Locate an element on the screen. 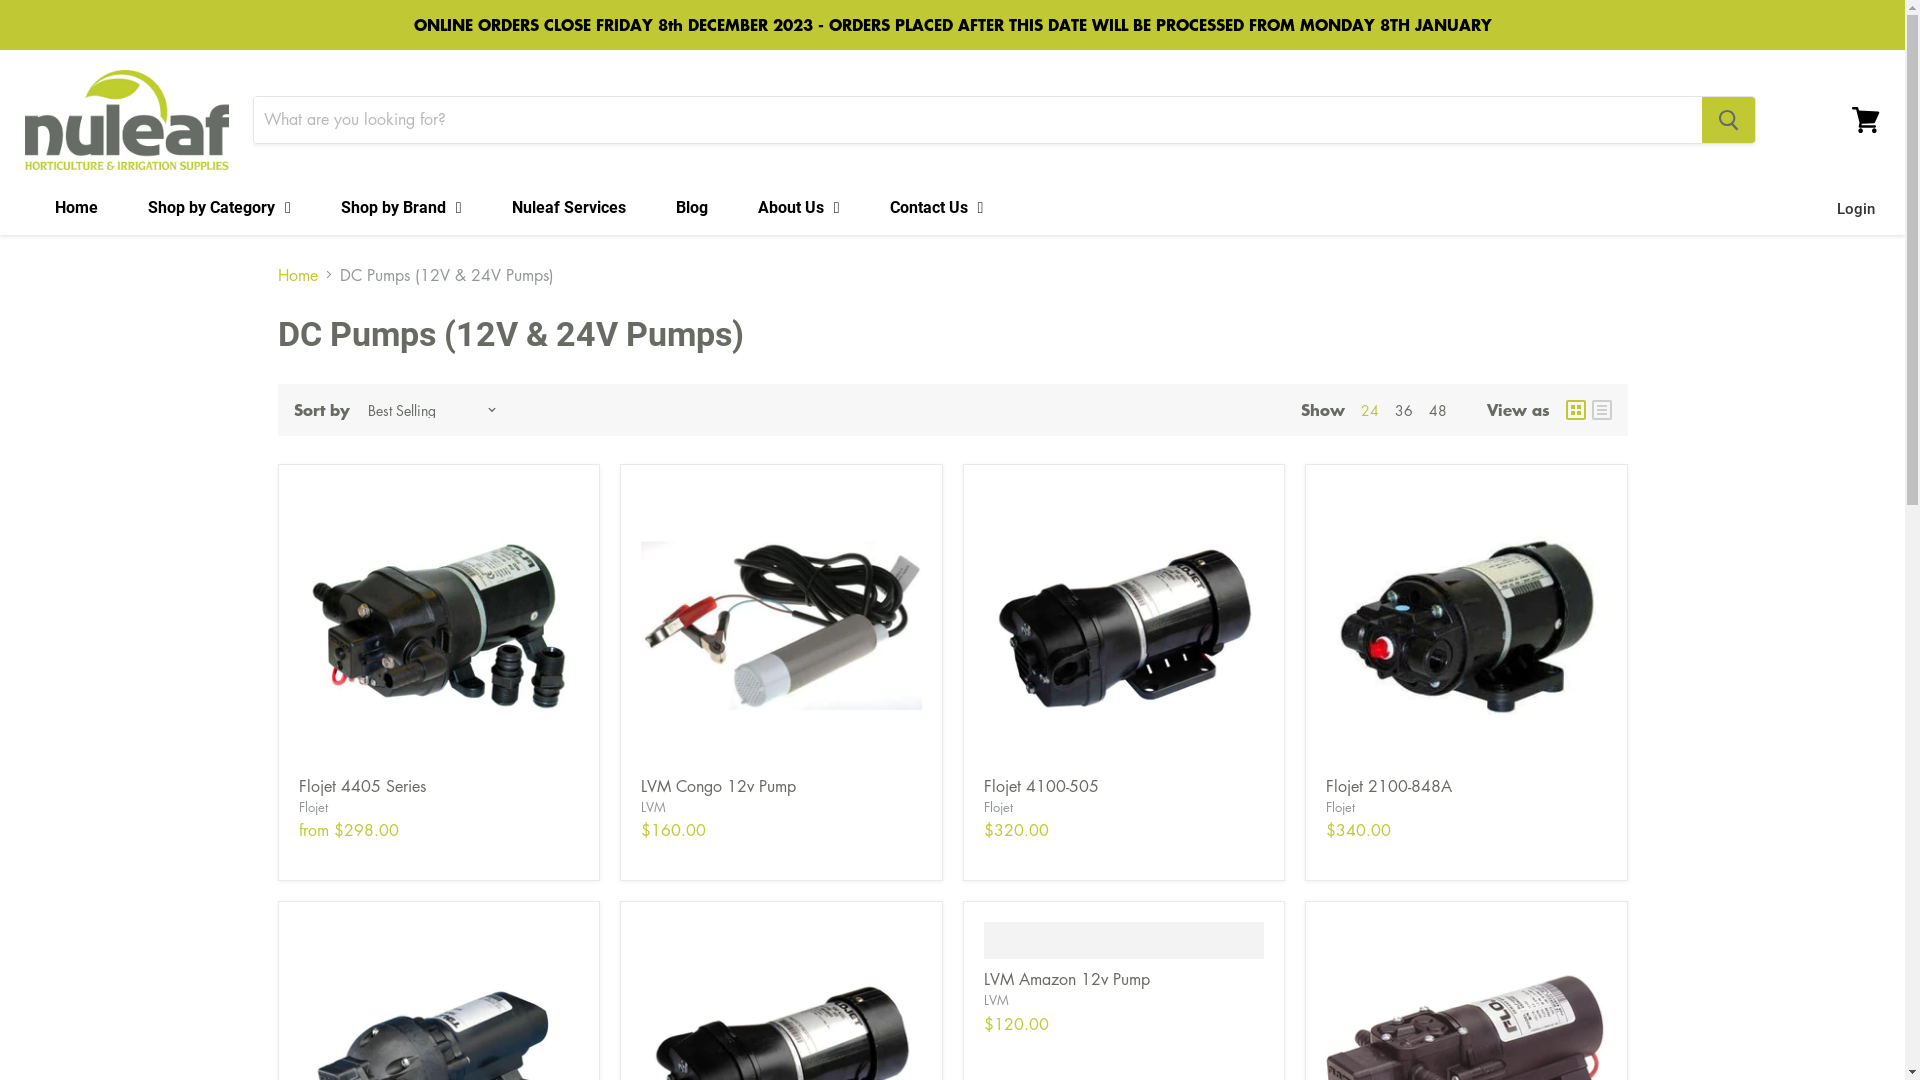 The width and height of the screenshot is (1920, 1080). 'LVM Amazon 12v Pump' is located at coordinates (1065, 978).